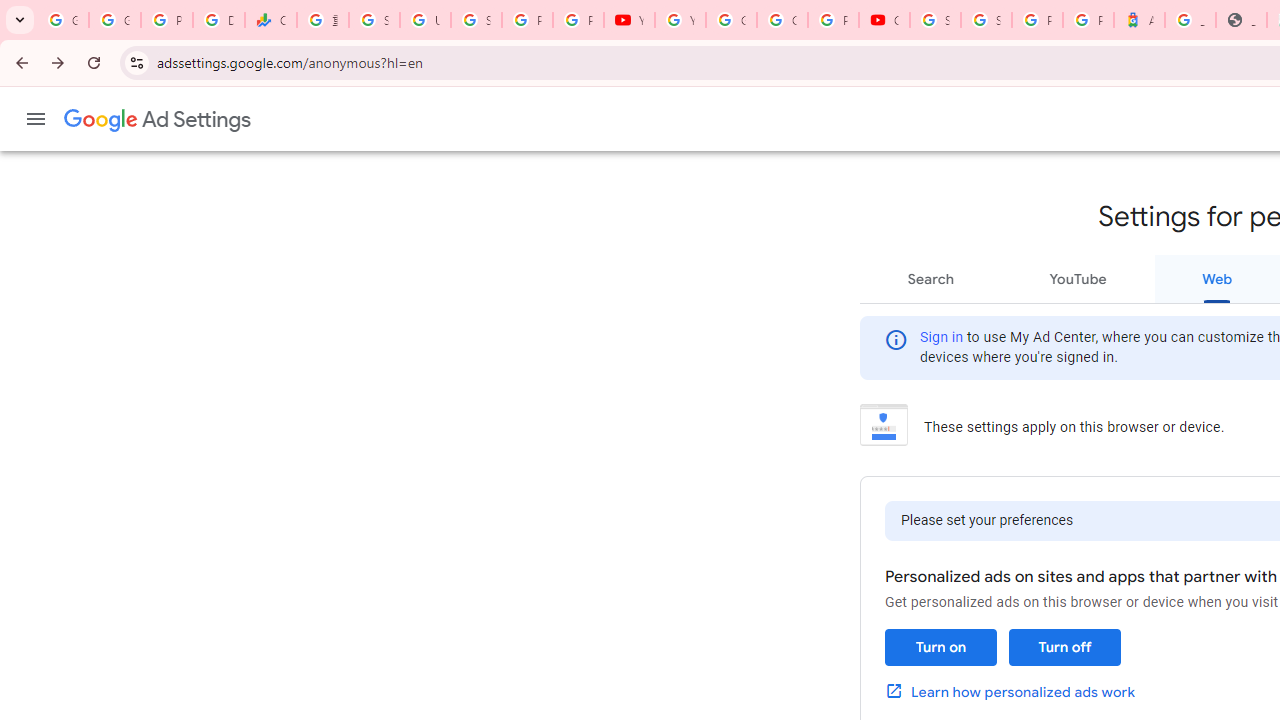 The width and height of the screenshot is (1280, 720). Describe the element at coordinates (135, 61) in the screenshot. I see `'View site information'` at that location.